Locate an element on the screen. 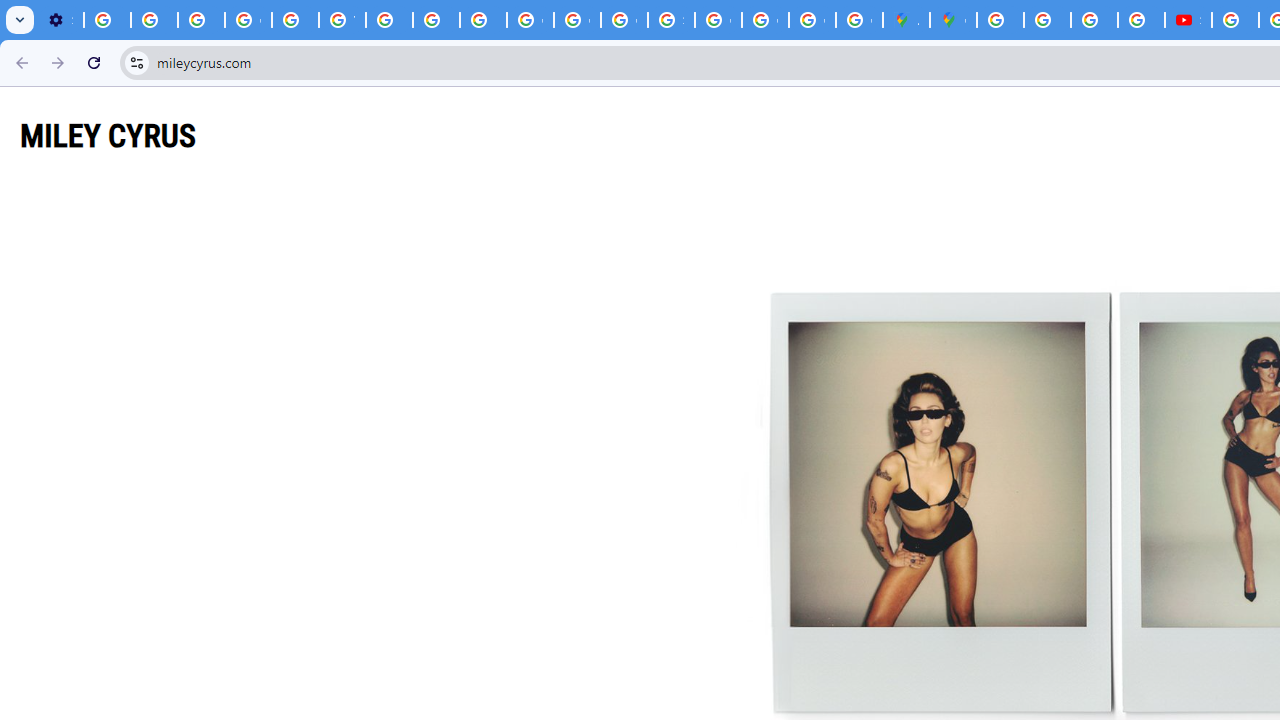 This screenshot has width=1280, height=720. 'Privacy Help Center - Policies Help' is located at coordinates (294, 20).